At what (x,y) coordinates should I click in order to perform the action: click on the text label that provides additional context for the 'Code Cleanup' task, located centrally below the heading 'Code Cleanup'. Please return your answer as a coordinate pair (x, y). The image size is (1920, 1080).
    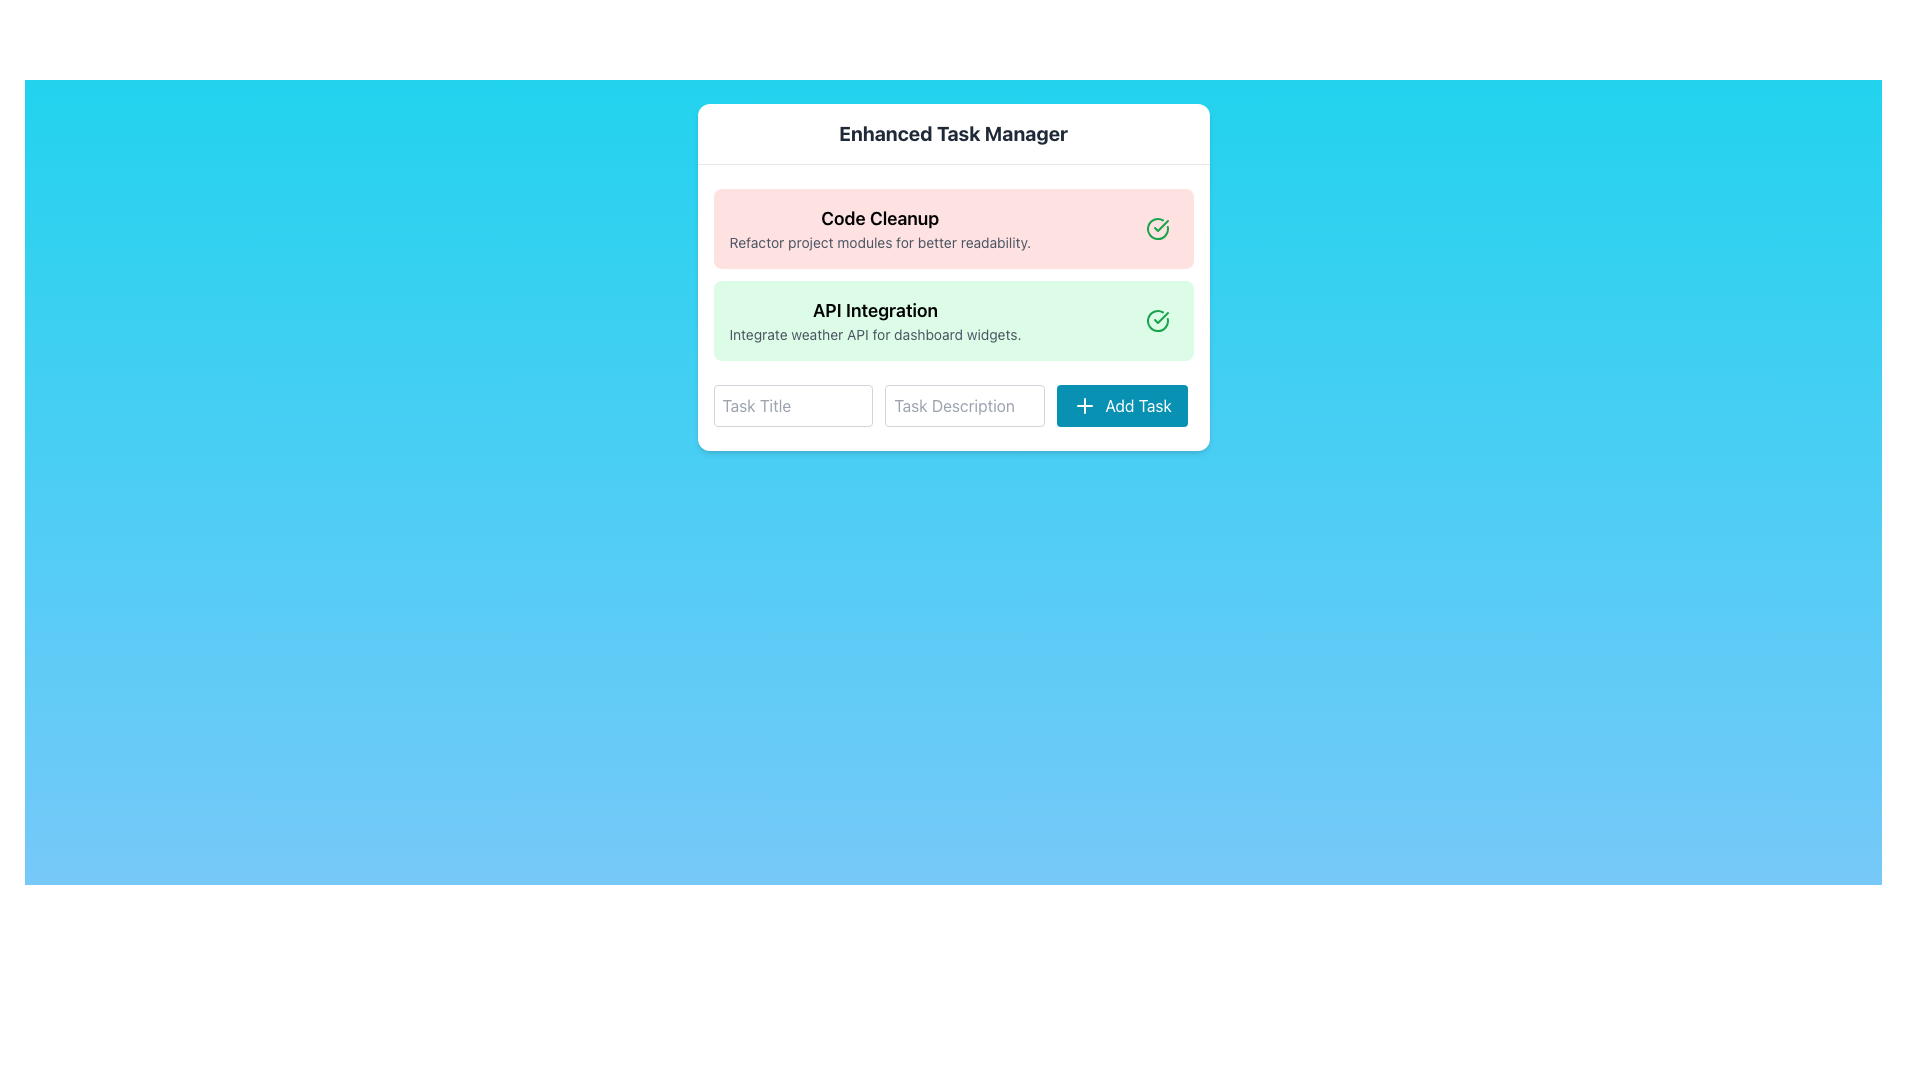
    Looking at the image, I should click on (880, 242).